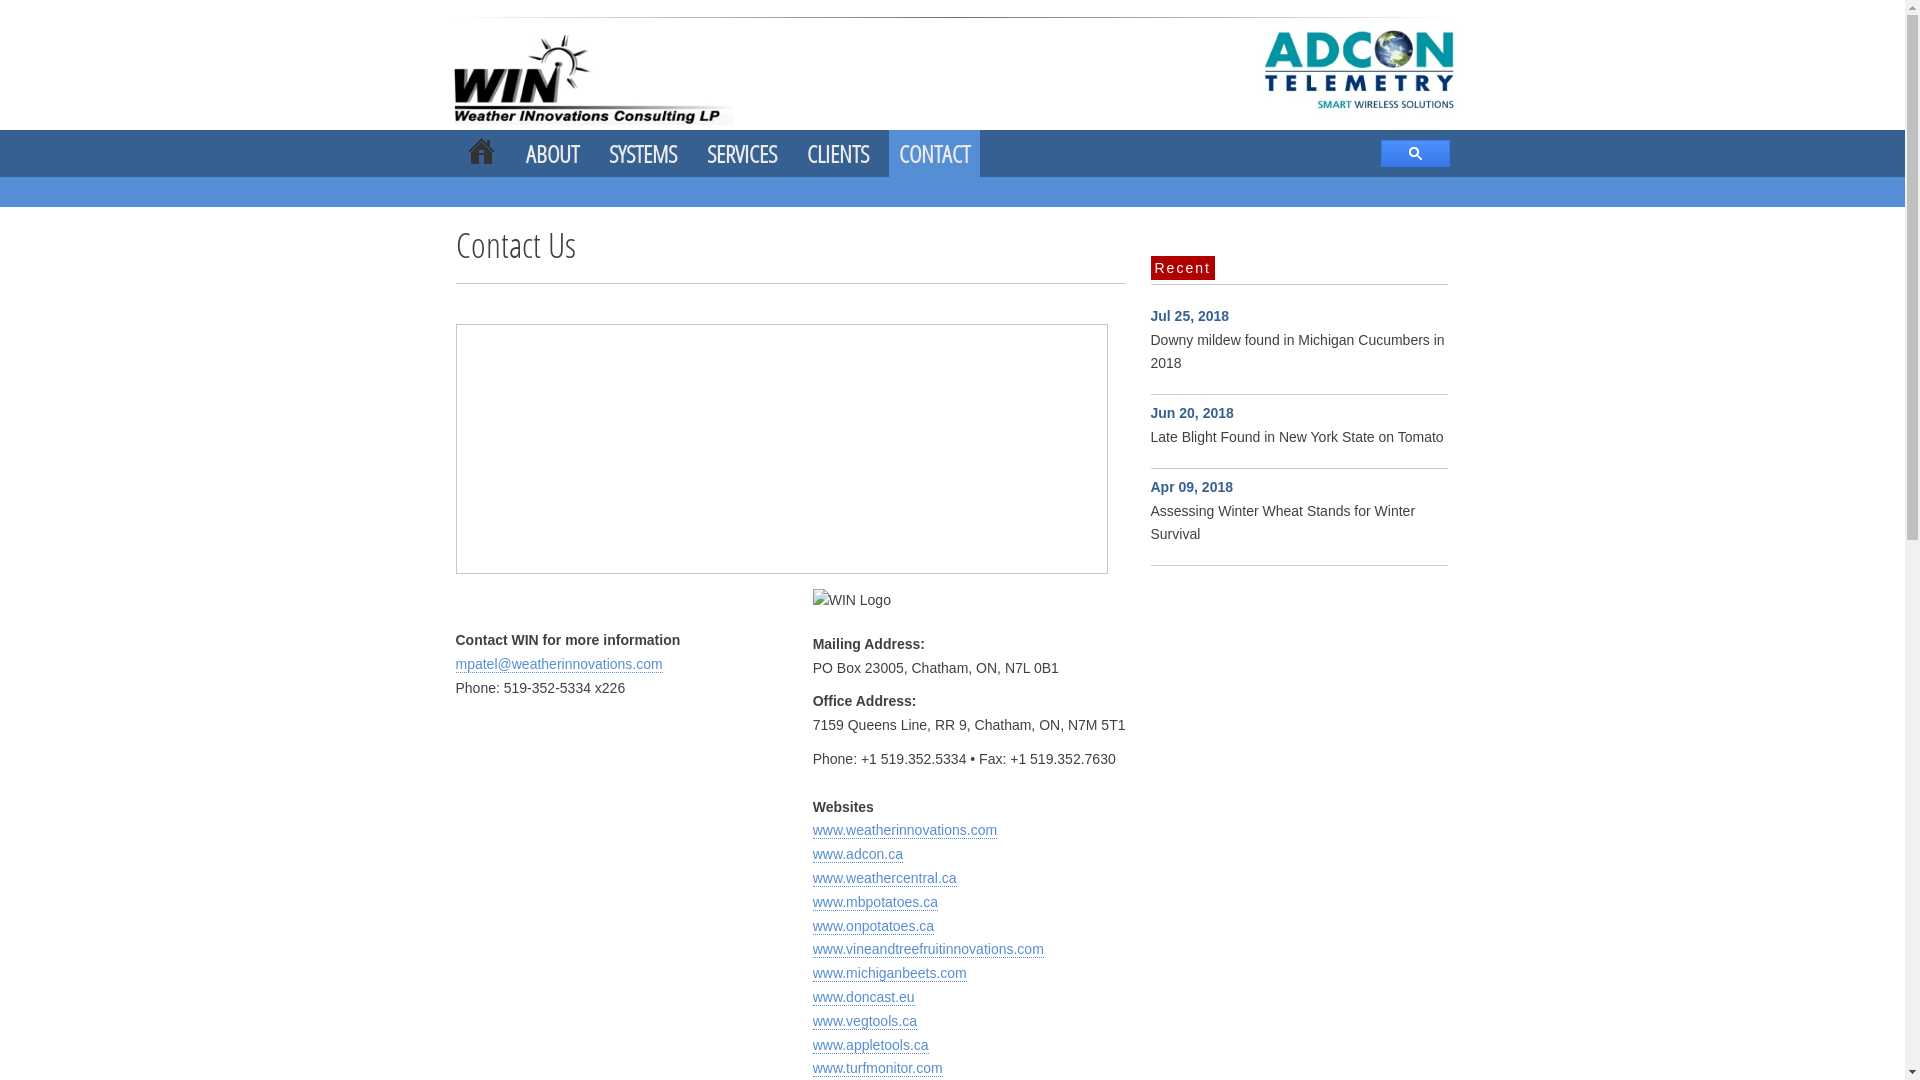  Describe the element at coordinates (883, 877) in the screenshot. I see `'www.weathercentral.ca'` at that location.